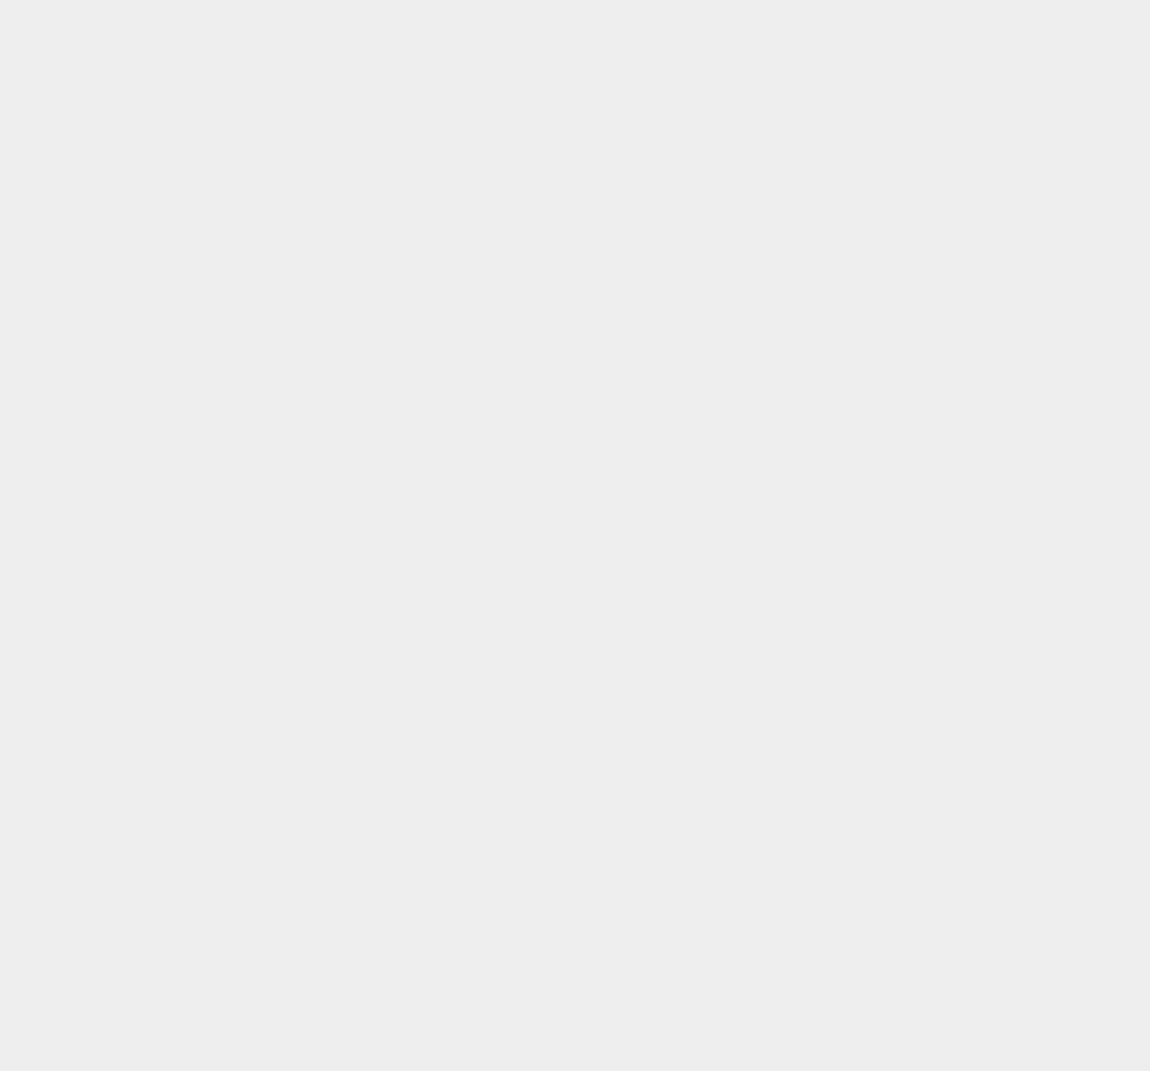  Describe the element at coordinates (877, 53) in the screenshot. I see `'Windows Phone SDK'` at that location.